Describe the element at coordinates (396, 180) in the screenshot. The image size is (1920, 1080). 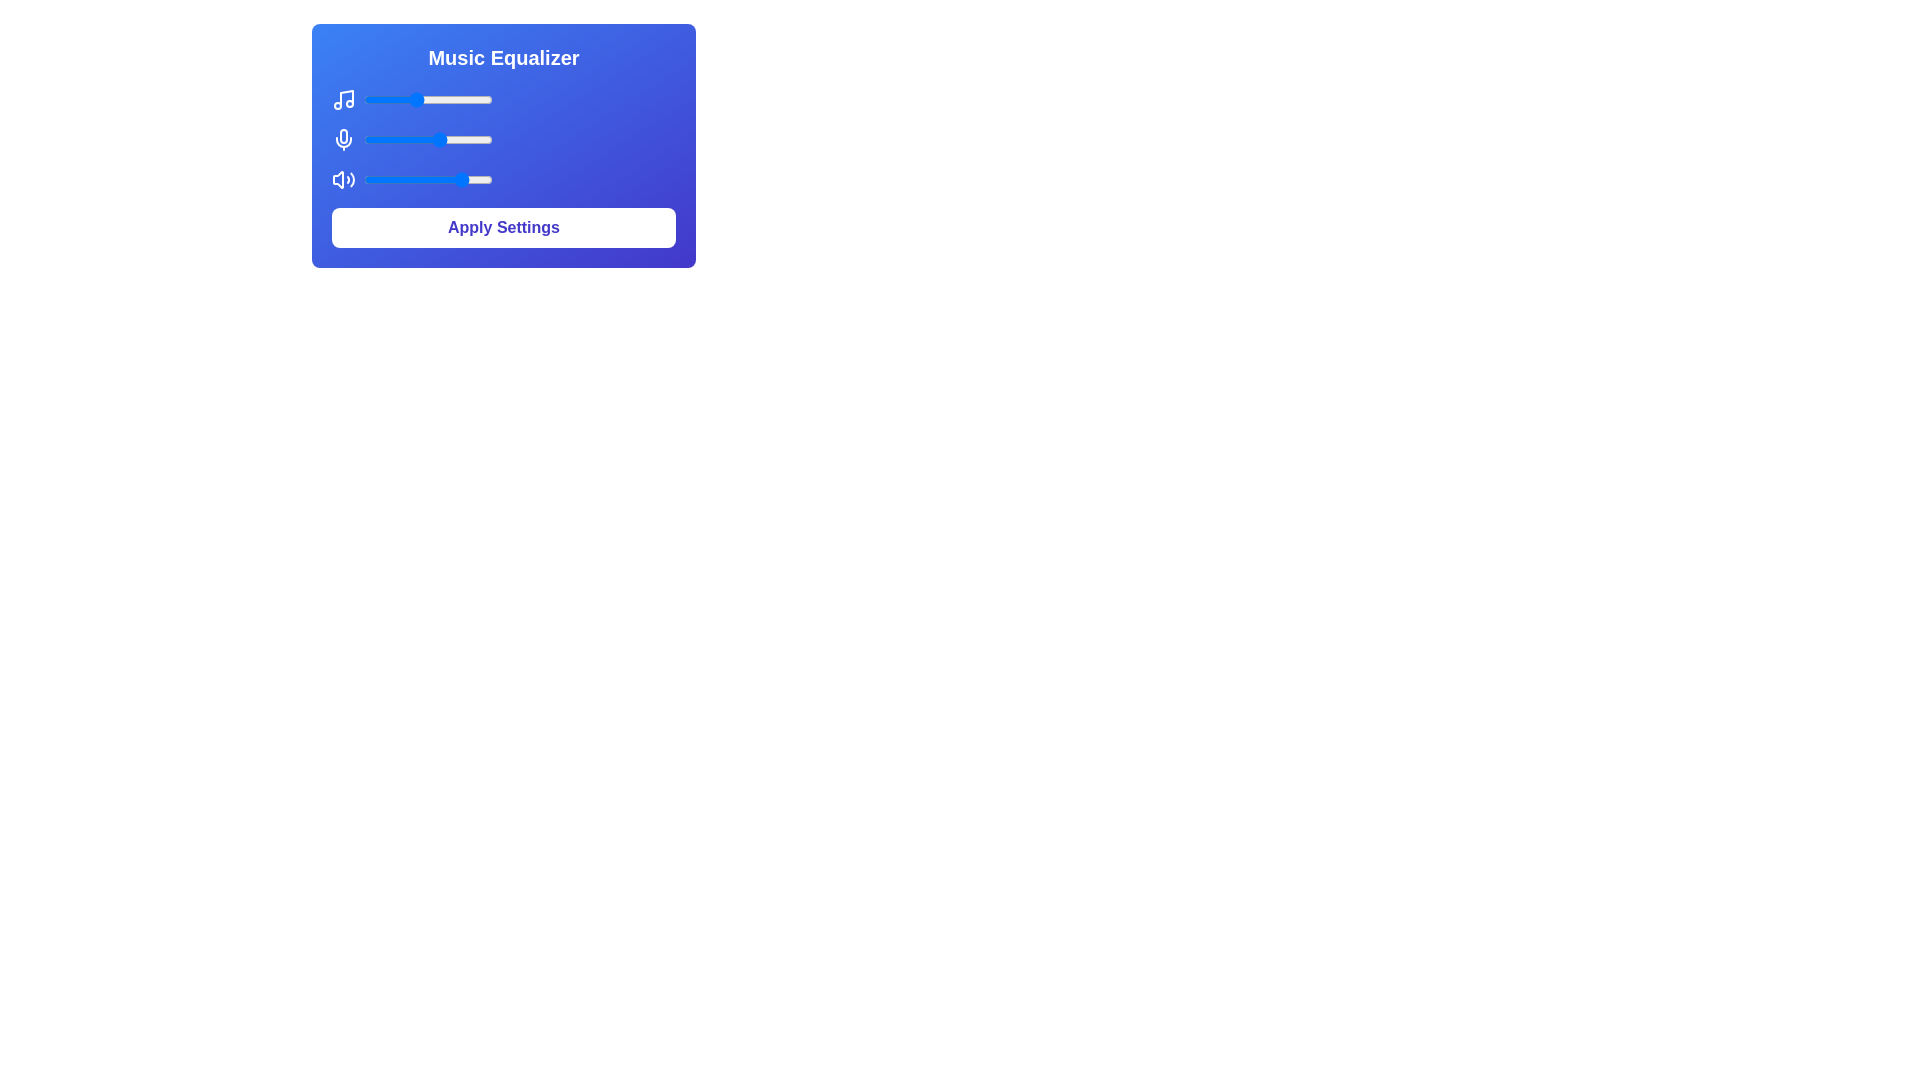
I see `the volume` at that location.